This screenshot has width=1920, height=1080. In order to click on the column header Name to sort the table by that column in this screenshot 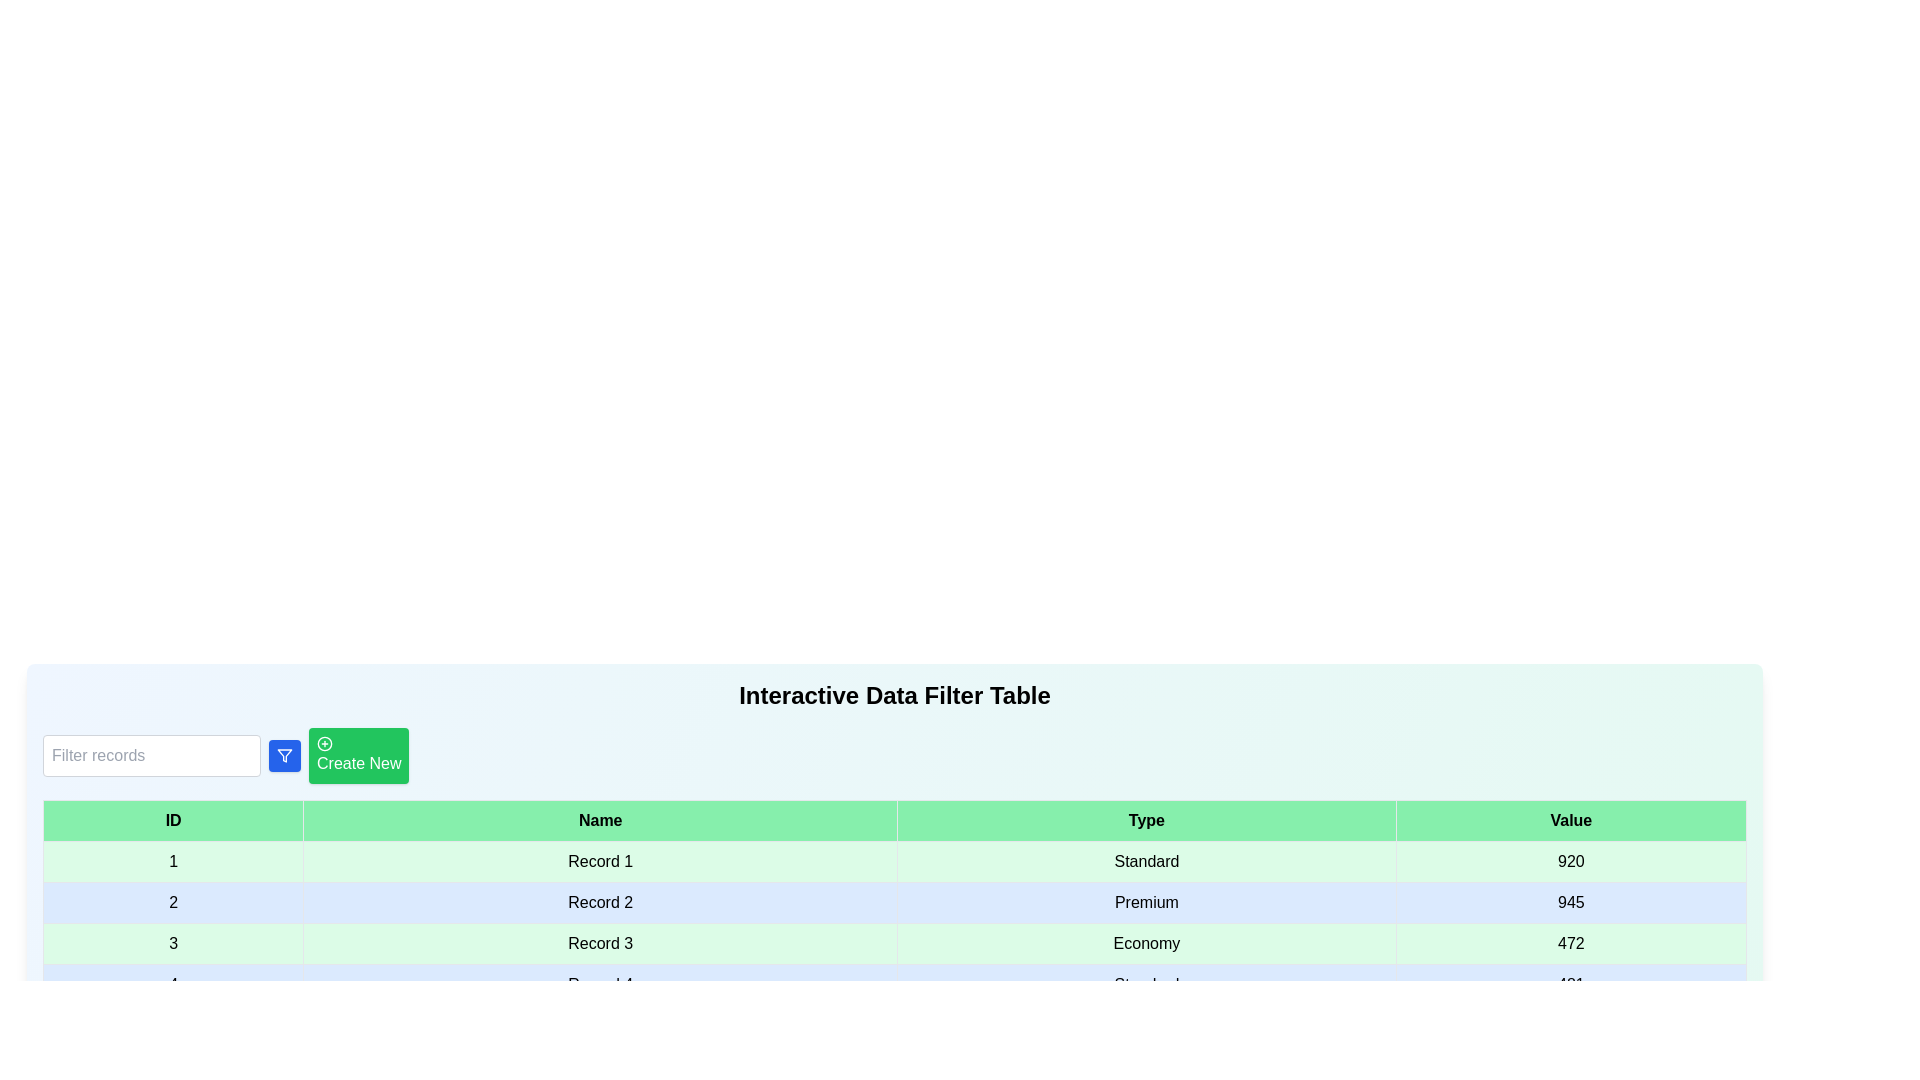, I will do `click(599, 821)`.